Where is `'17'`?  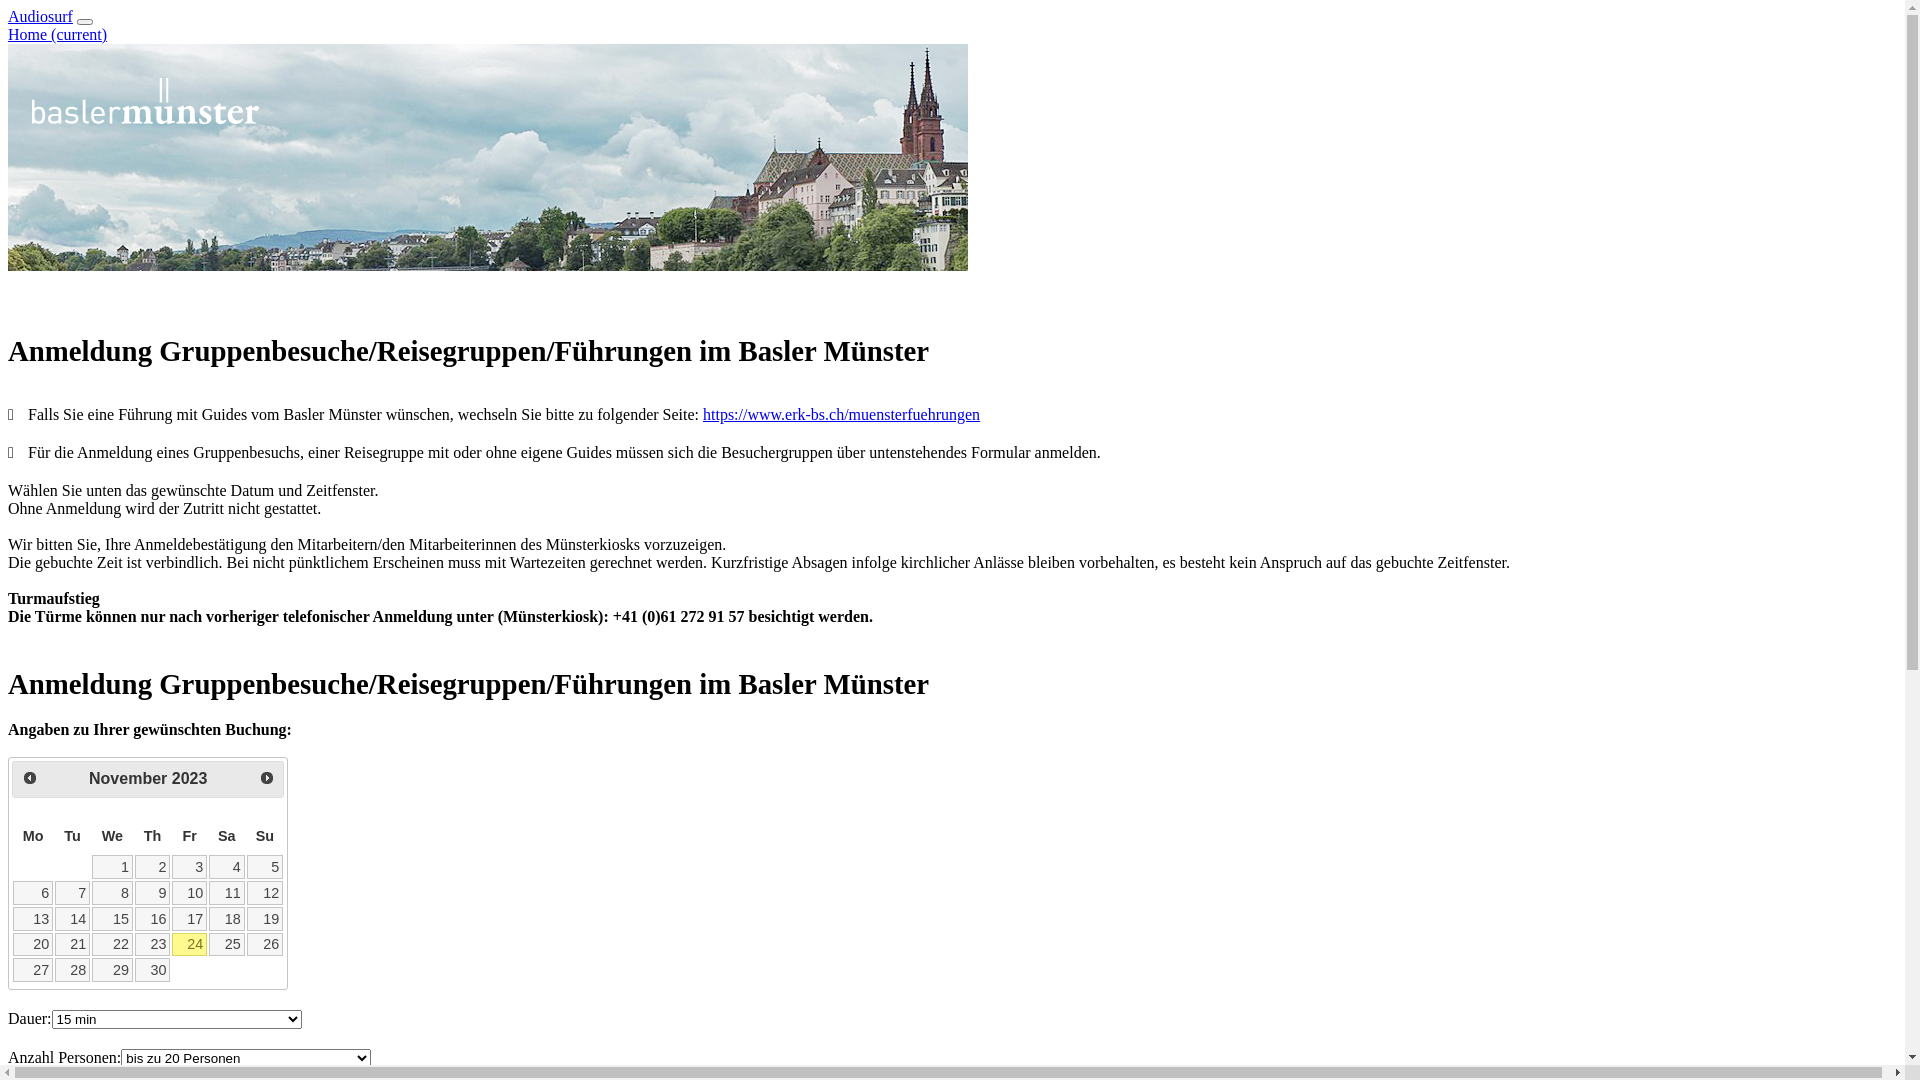
'17' is located at coordinates (189, 918).